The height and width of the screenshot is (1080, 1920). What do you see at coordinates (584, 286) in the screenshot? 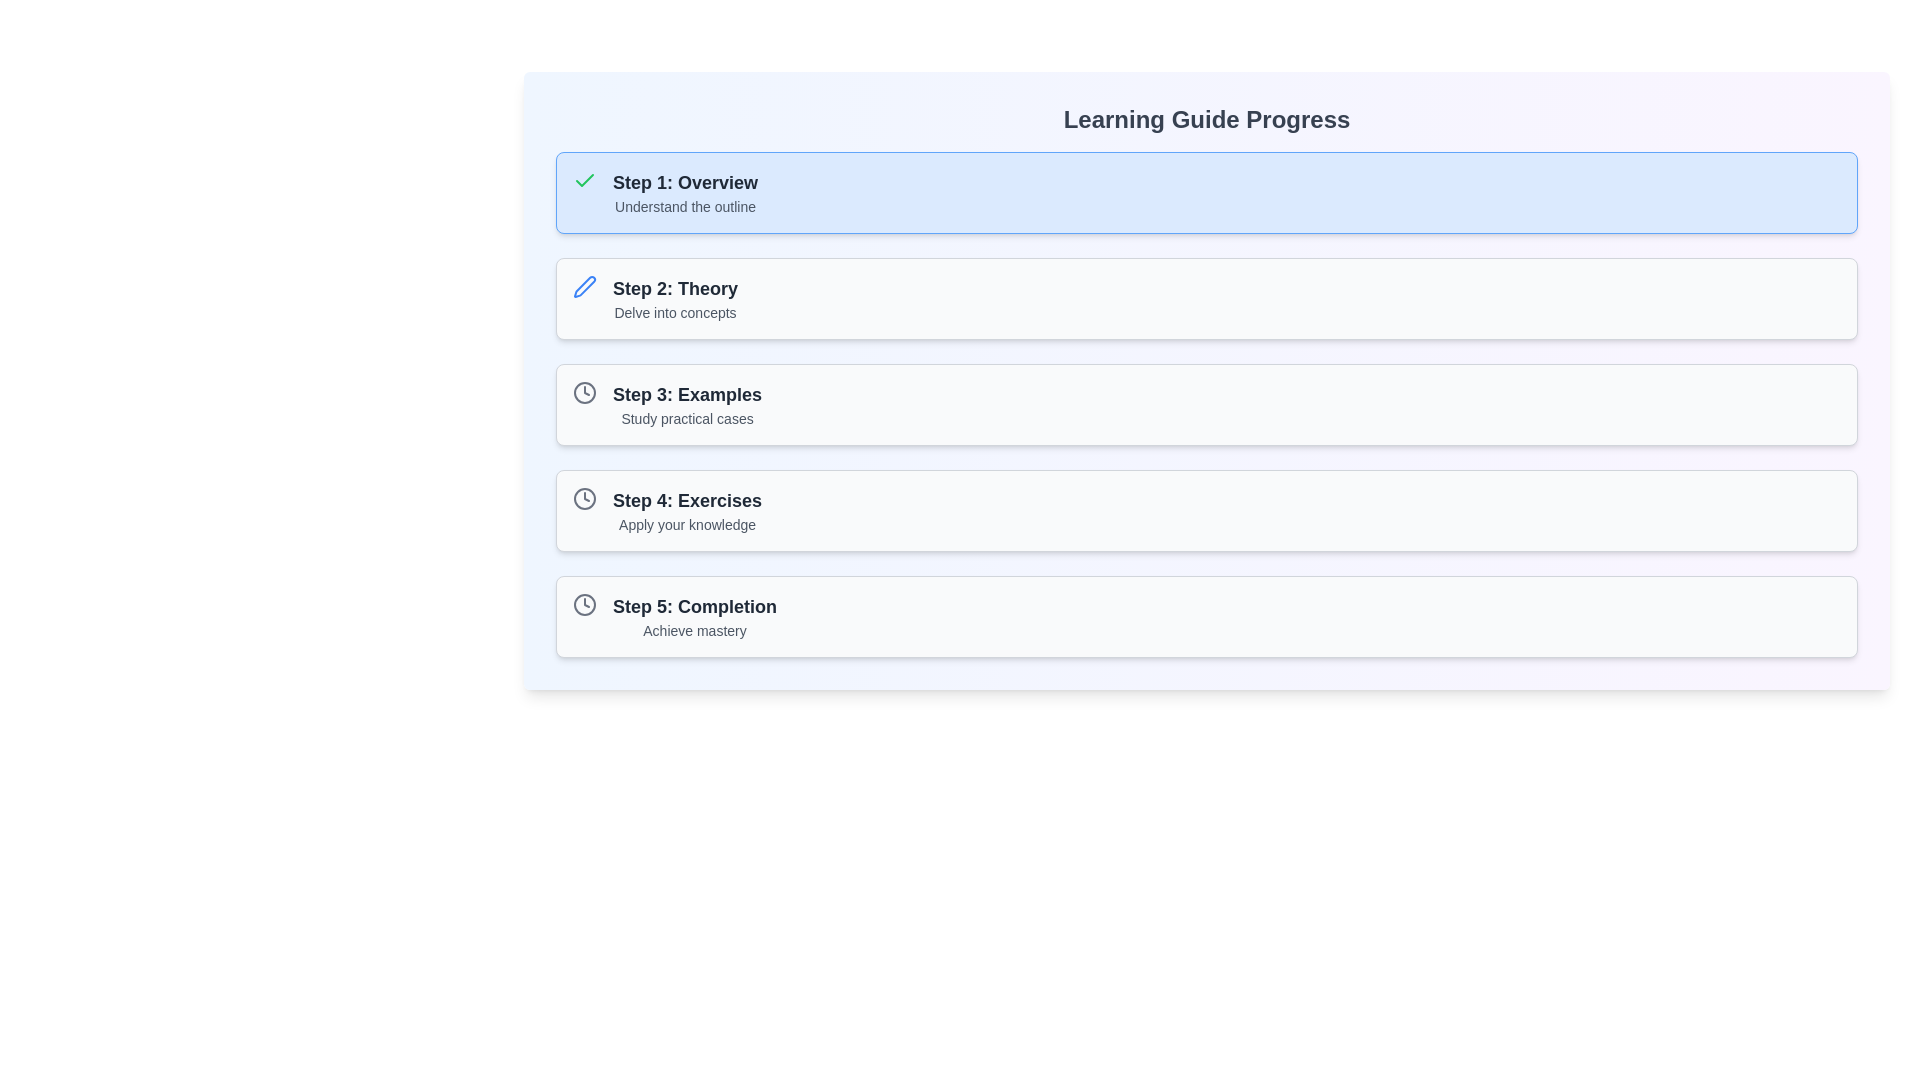
I see `the decorative icon in the second card labeled 'Step 2: Theory' which is associated with editing or writing` at bounding box center [584, 286].